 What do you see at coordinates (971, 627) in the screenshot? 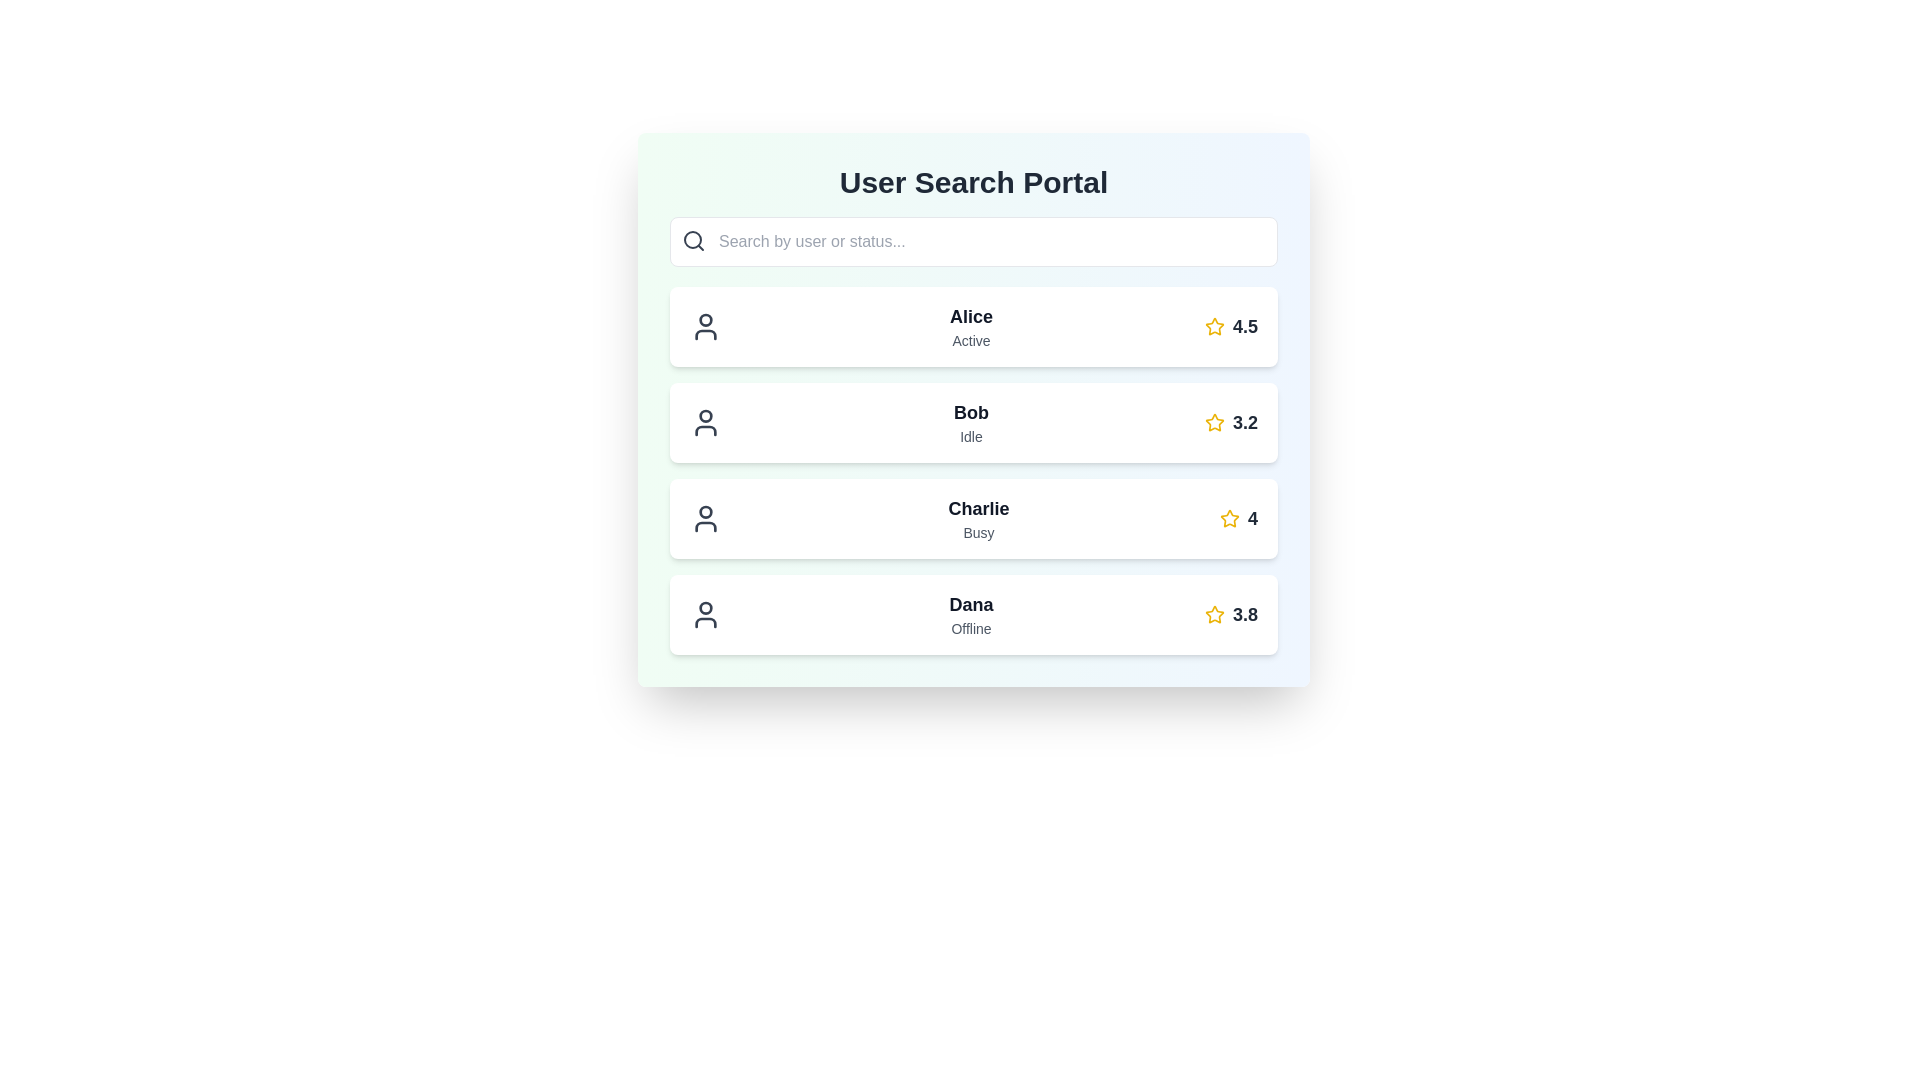
I see `the text label displaying 'Offline' below the name 'Dana' in the fourth user entry of the list` at bounding box center [971, 627].